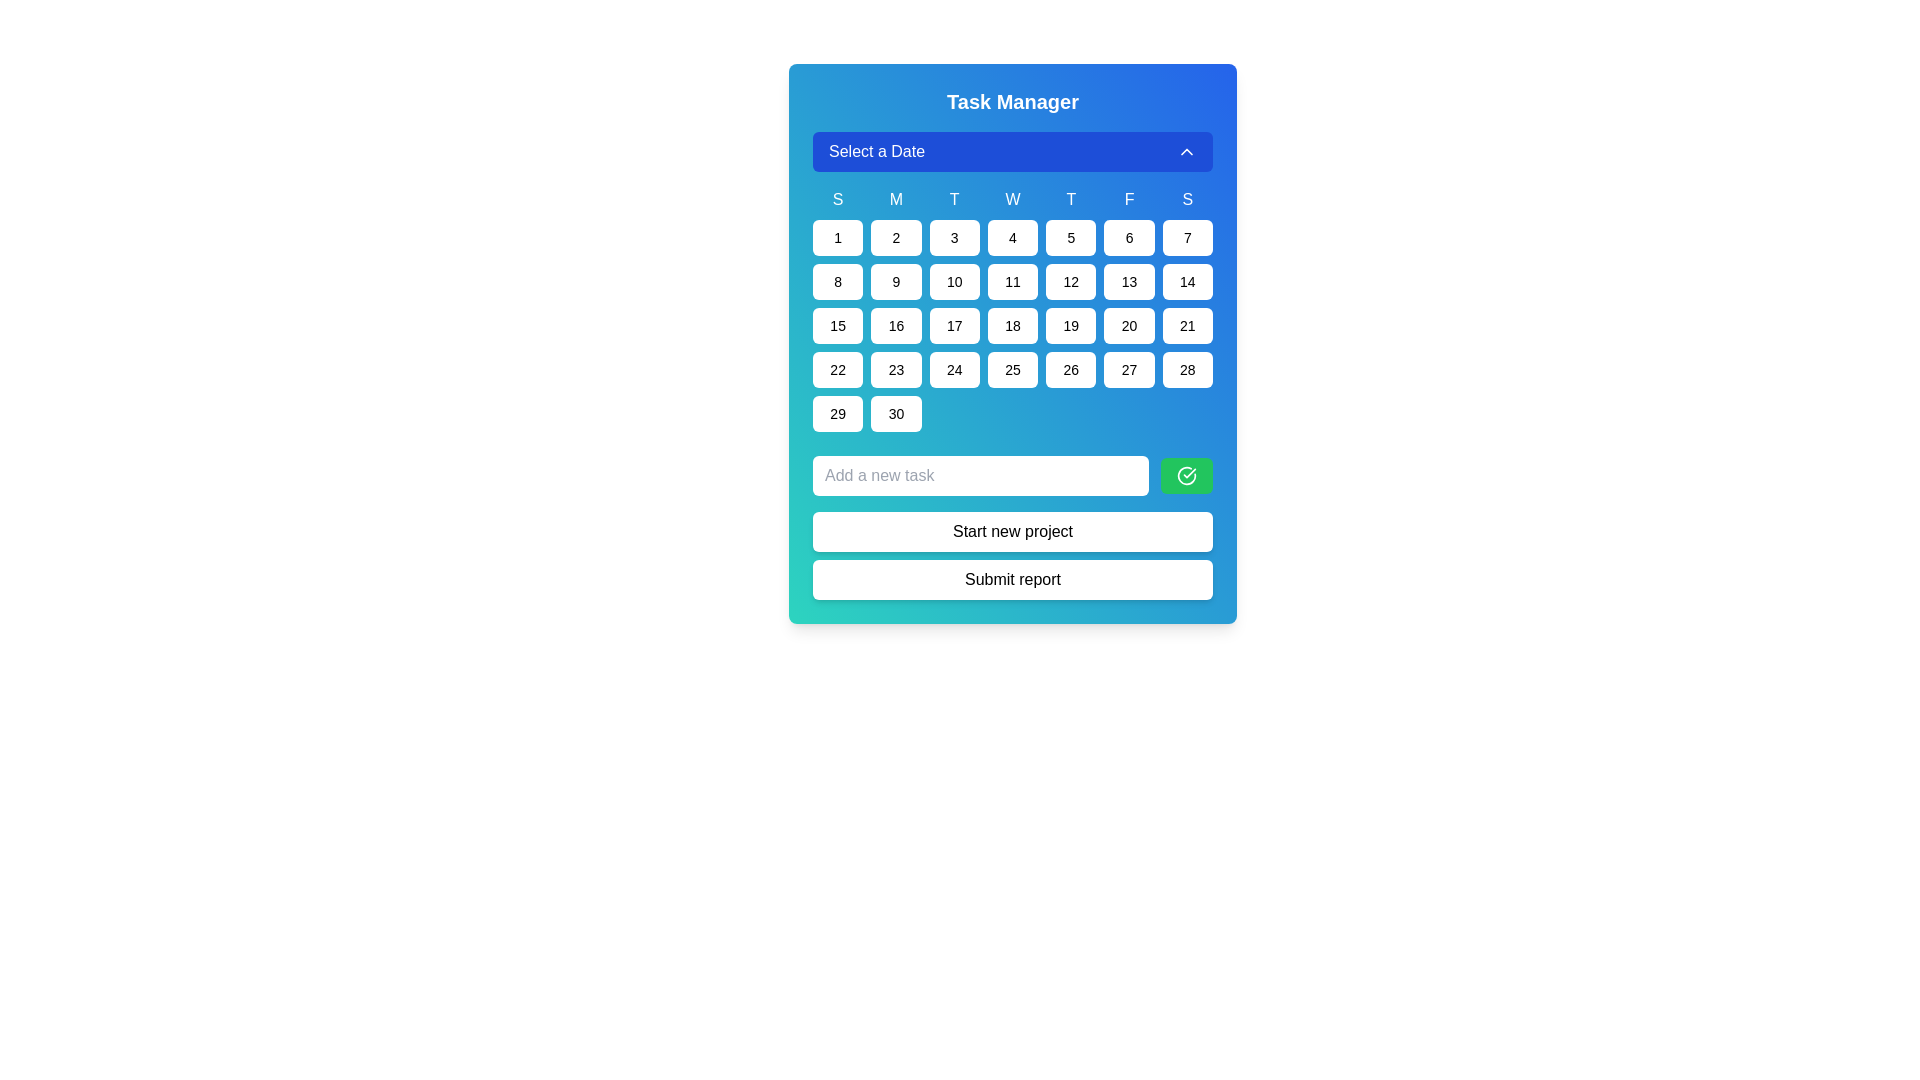 The image size is (1920, 1080). I want to click on the square button with rounded corners, white background, and the number '20' in black, located in the fourth row and sixth column of the calendar grid, so click(1129, 325).